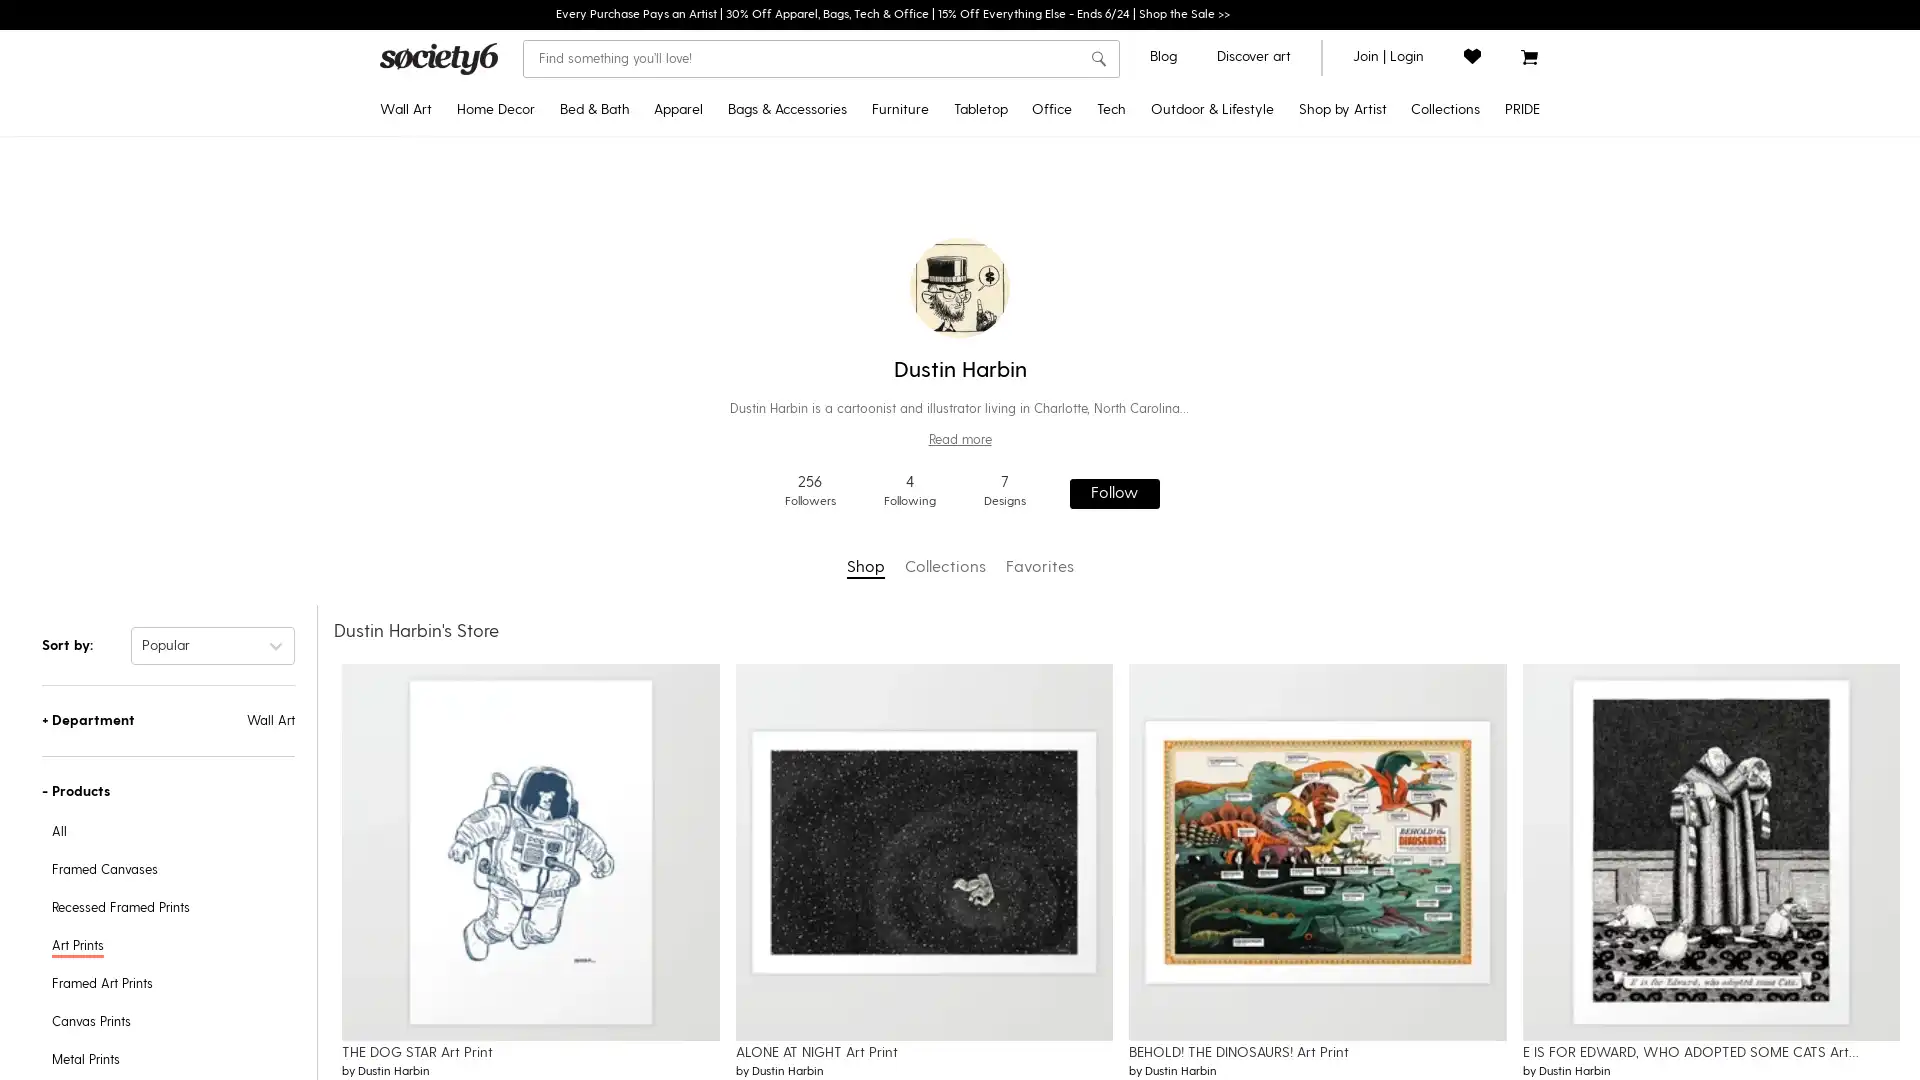 Image resolution: width=1920 pixels, height=1080 pixels. I want to click on Discover Black Artists, so click(1288, 256).